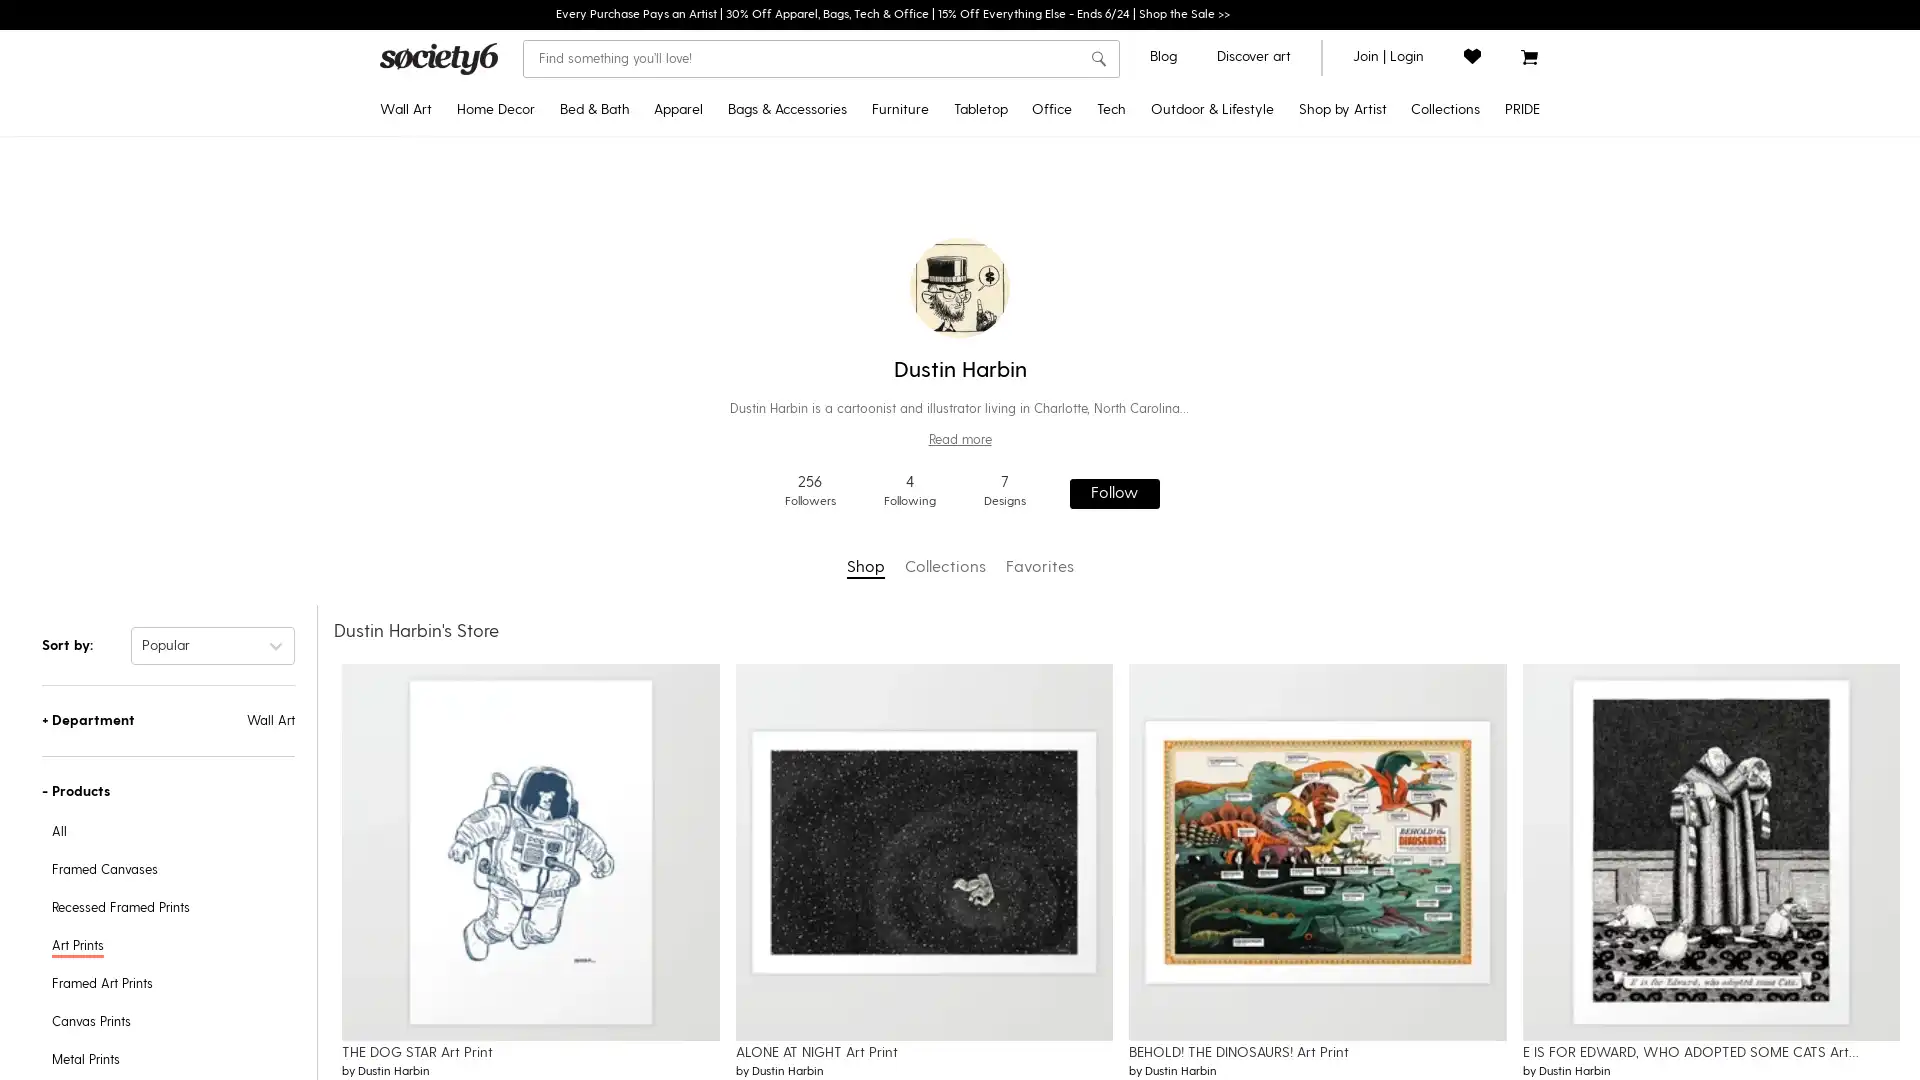 Image resolution: width=1920 pixels, height=1080 pixels. I want to click on Discover Black Artists, so click(1288, 256).